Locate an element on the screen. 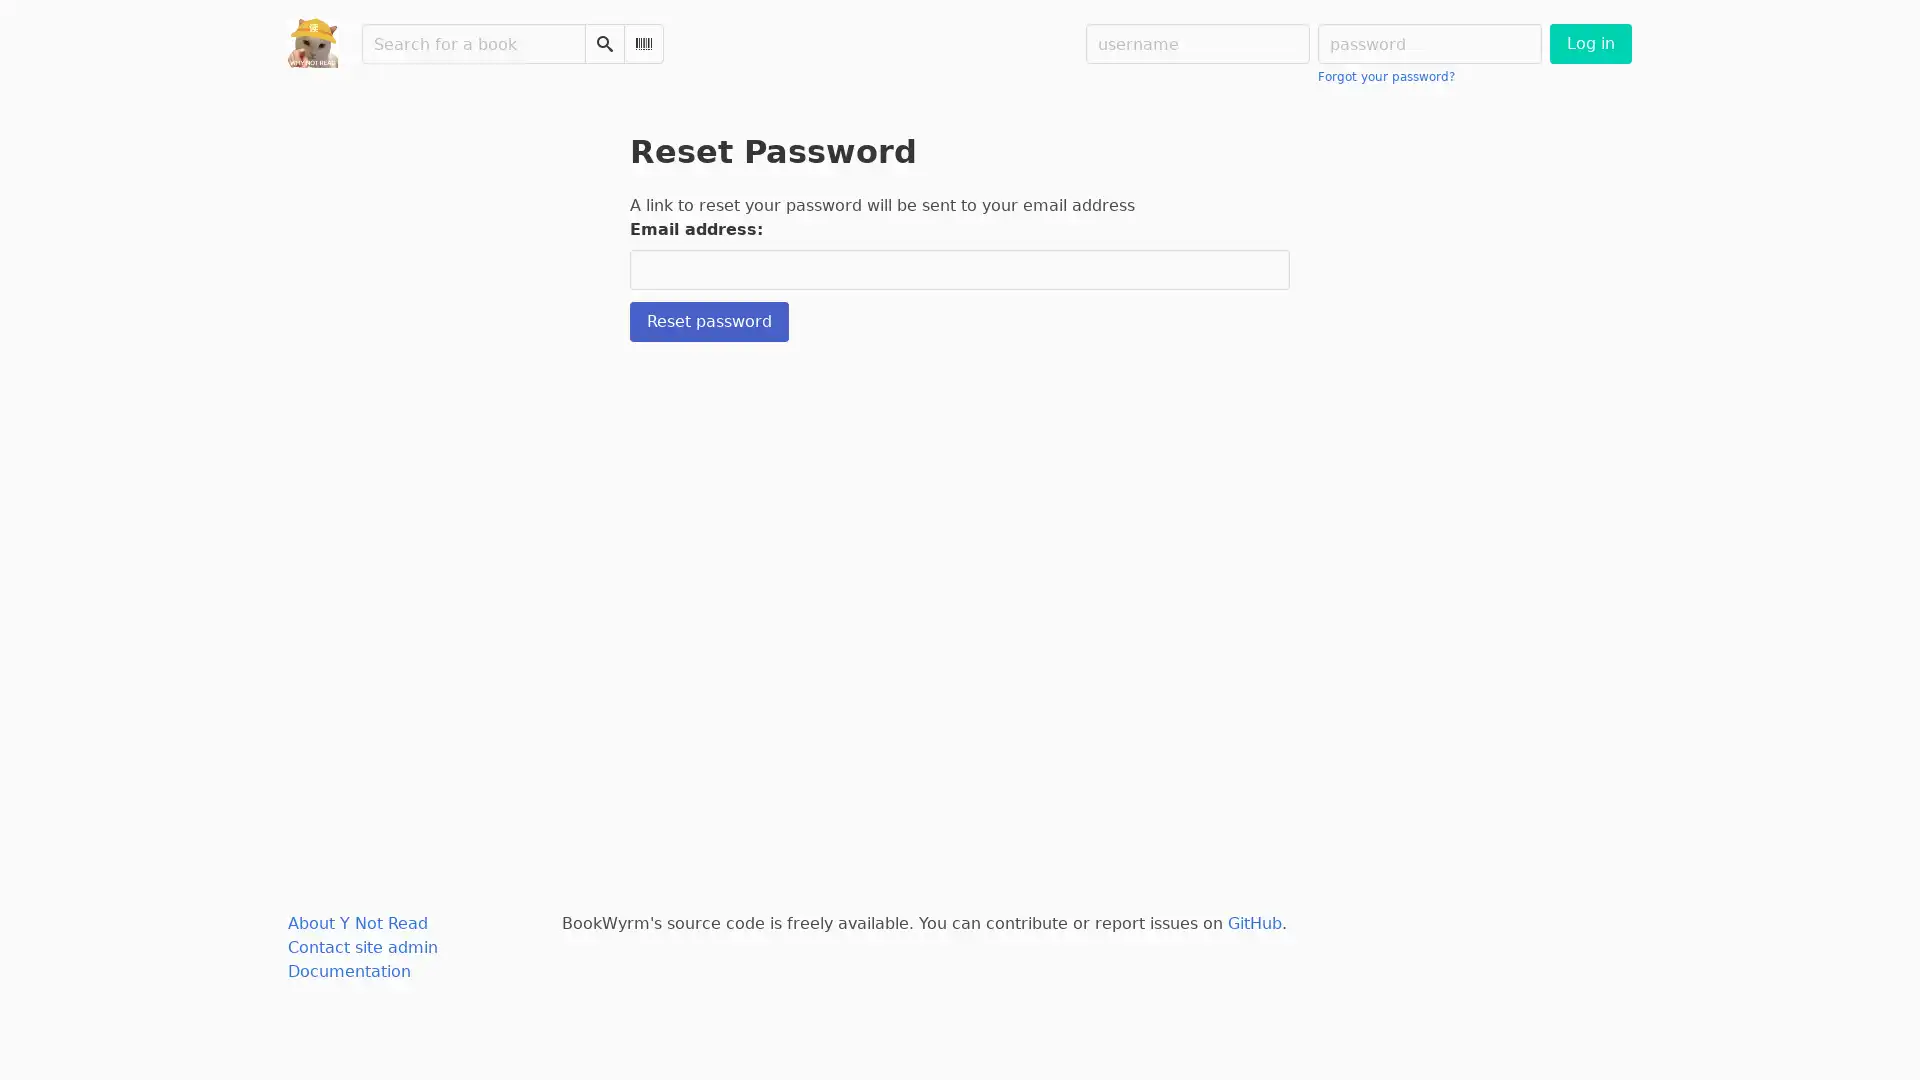 The image size is (1920, 1080). Log in is located at coordinates (1589, 43).